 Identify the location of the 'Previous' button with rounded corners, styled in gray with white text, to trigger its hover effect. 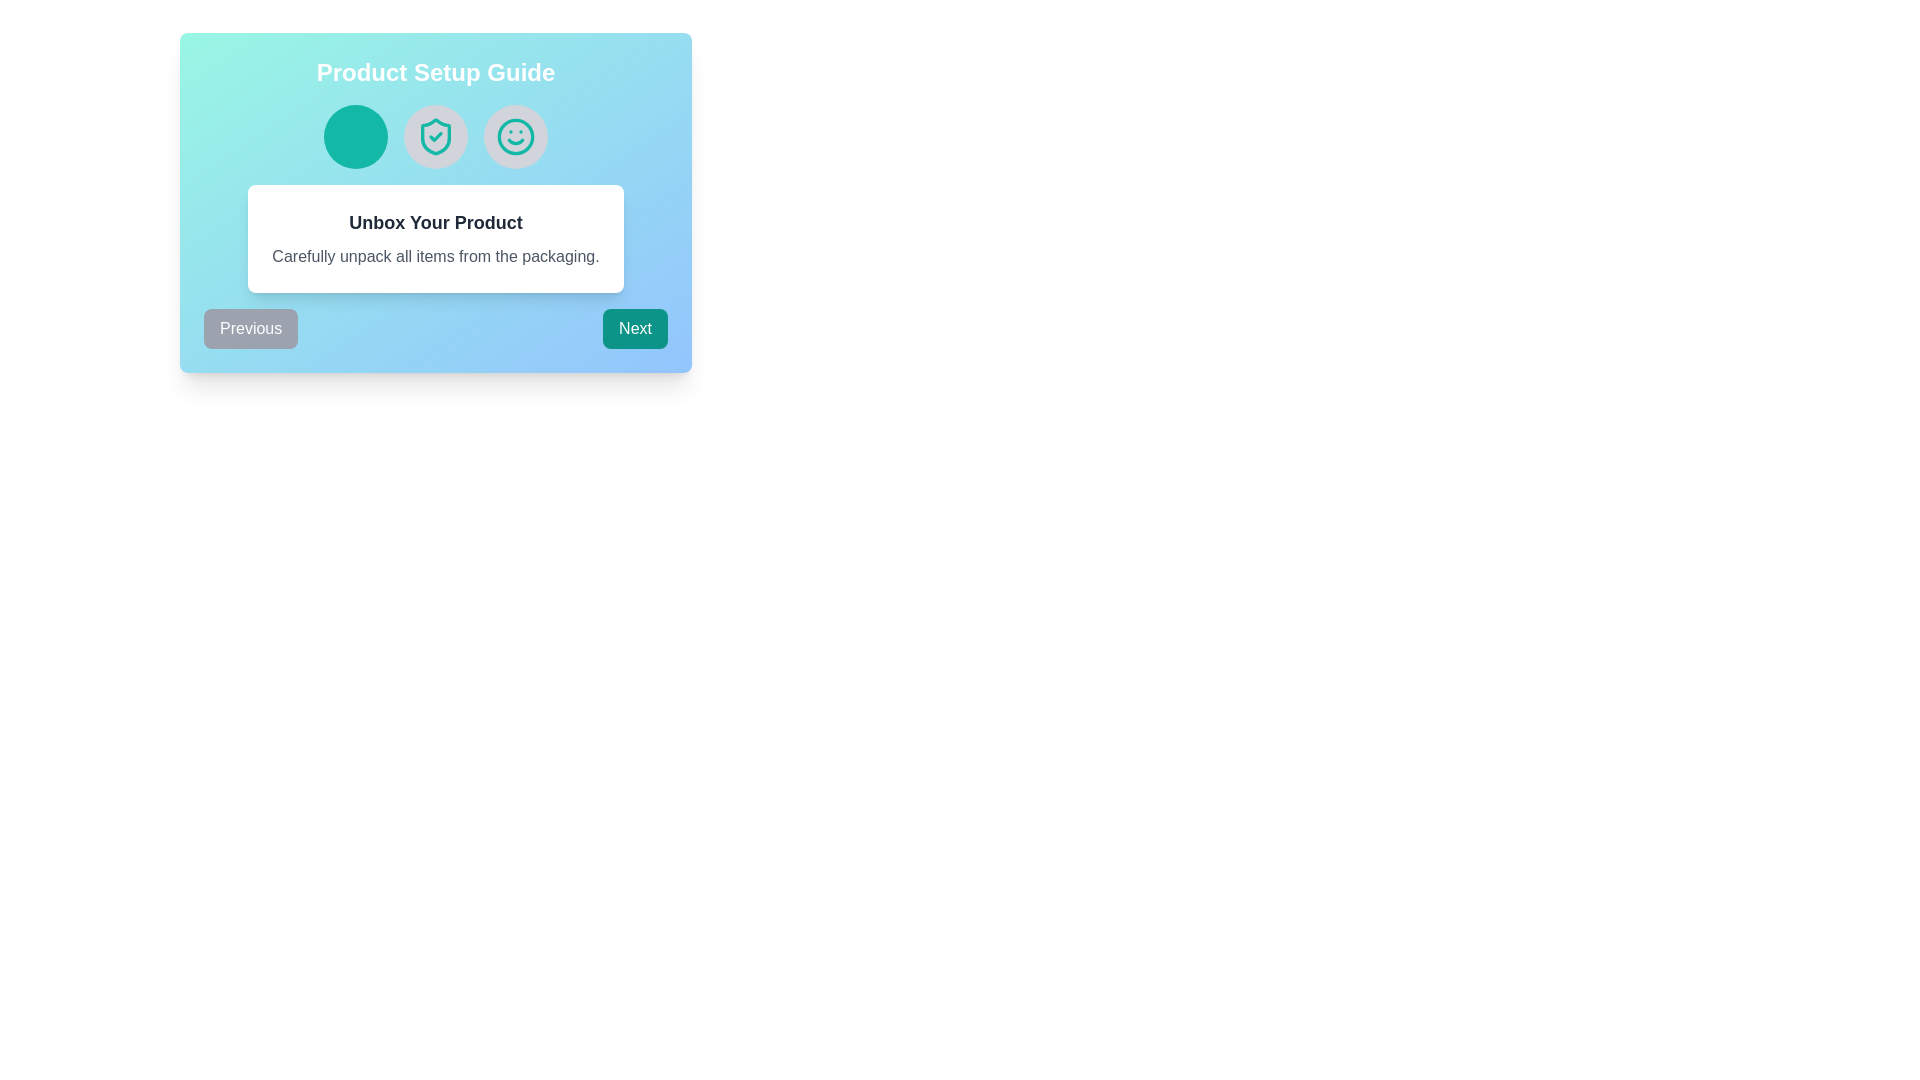
(250, 327).